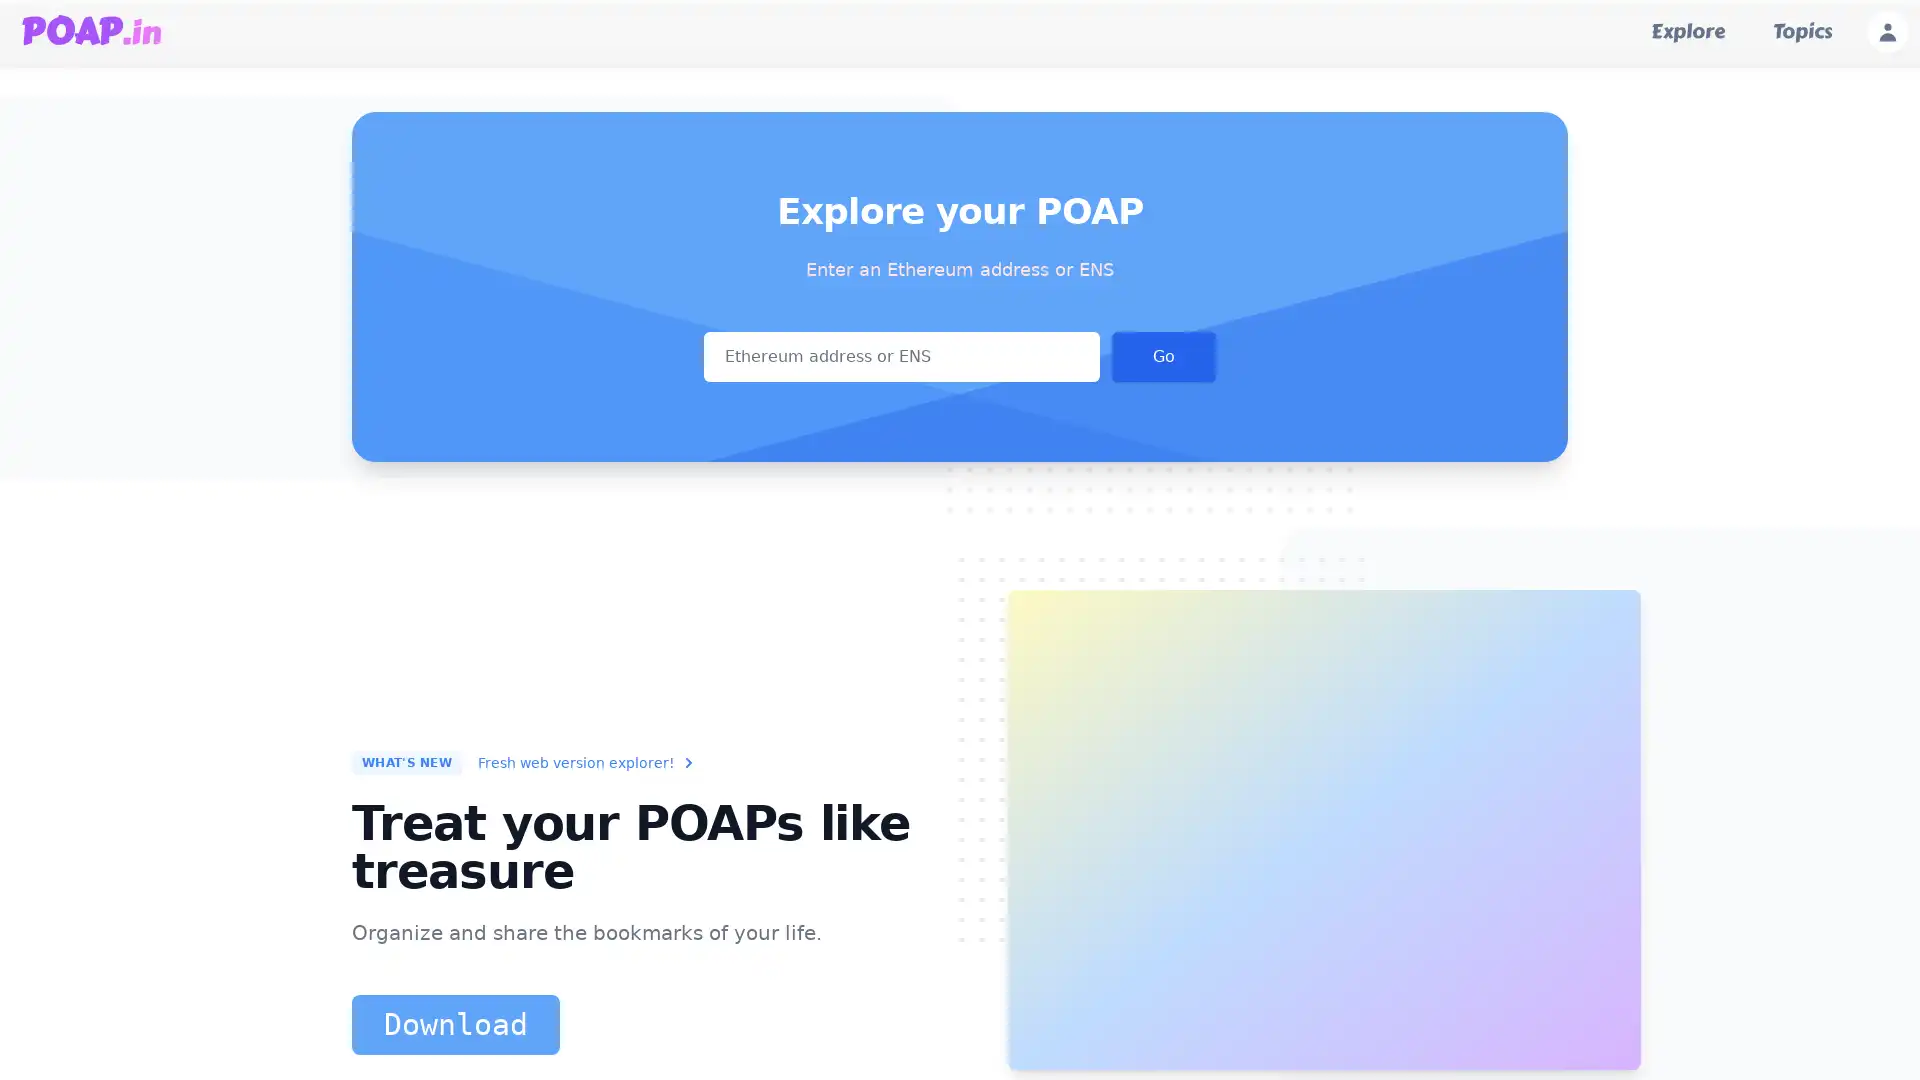 This screenshot has height=1080, width=1920. What do you see at coordinates (1163, 356) in the screenshot?
I see `Go` at bounding box center [1163, 356].